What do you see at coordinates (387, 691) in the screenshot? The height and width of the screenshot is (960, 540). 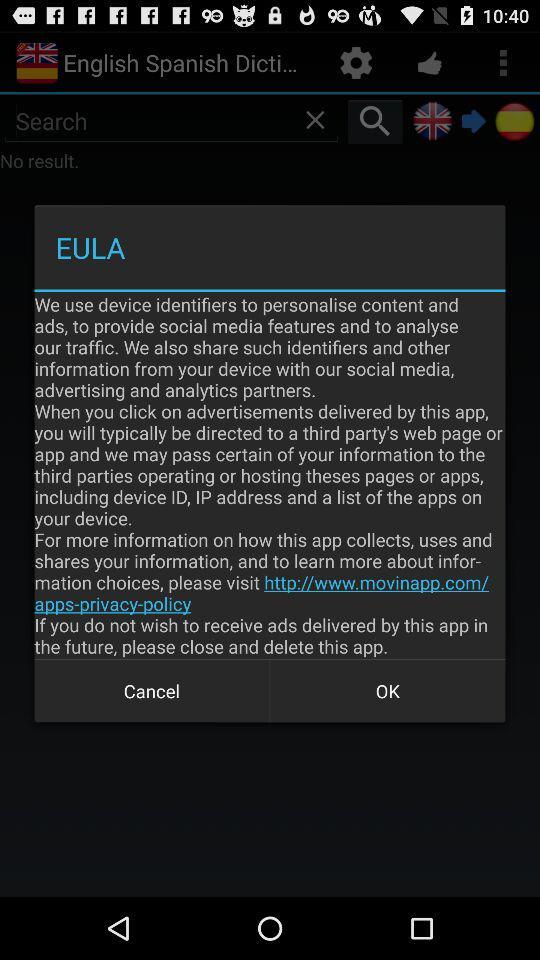 I see `the button next to the cancel icon` at bounding box center [387, 691].